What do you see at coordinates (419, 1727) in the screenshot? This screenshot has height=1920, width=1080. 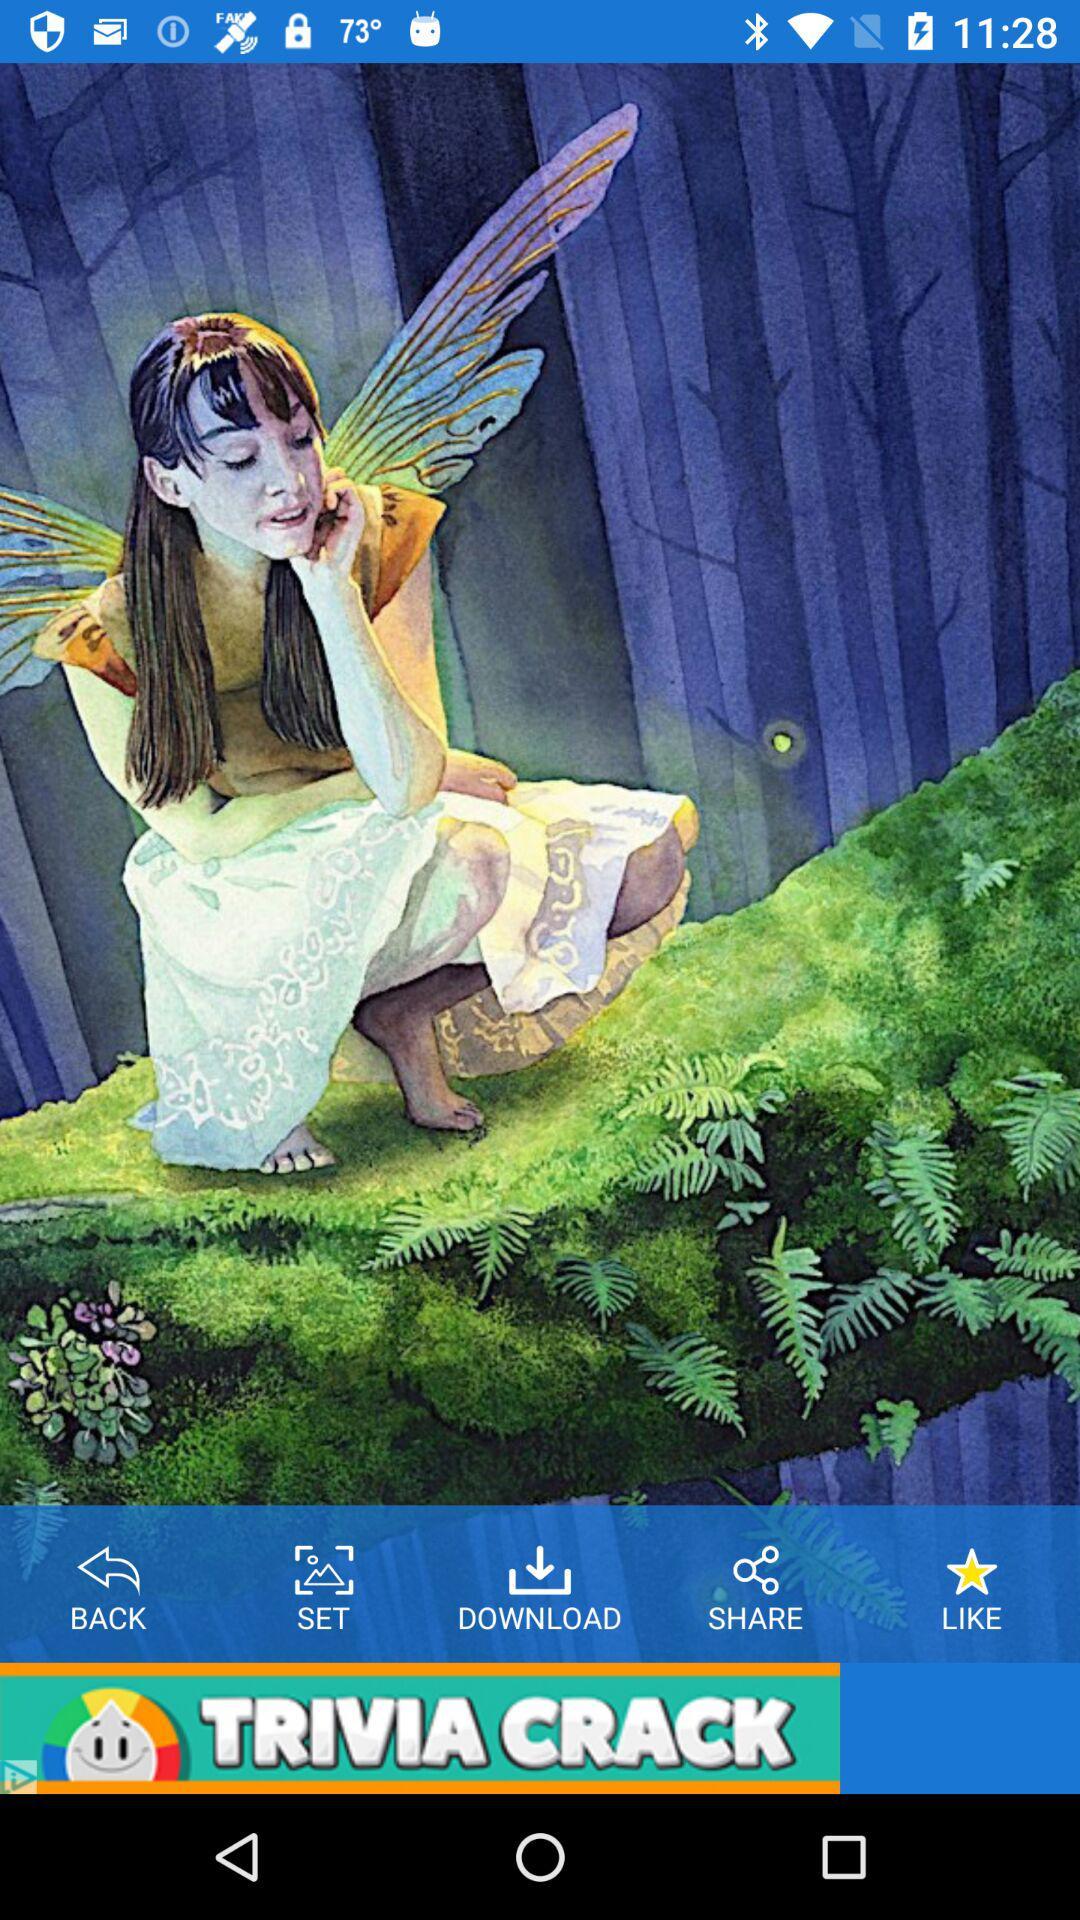 I see `app` at bounding box center [419, 1727].